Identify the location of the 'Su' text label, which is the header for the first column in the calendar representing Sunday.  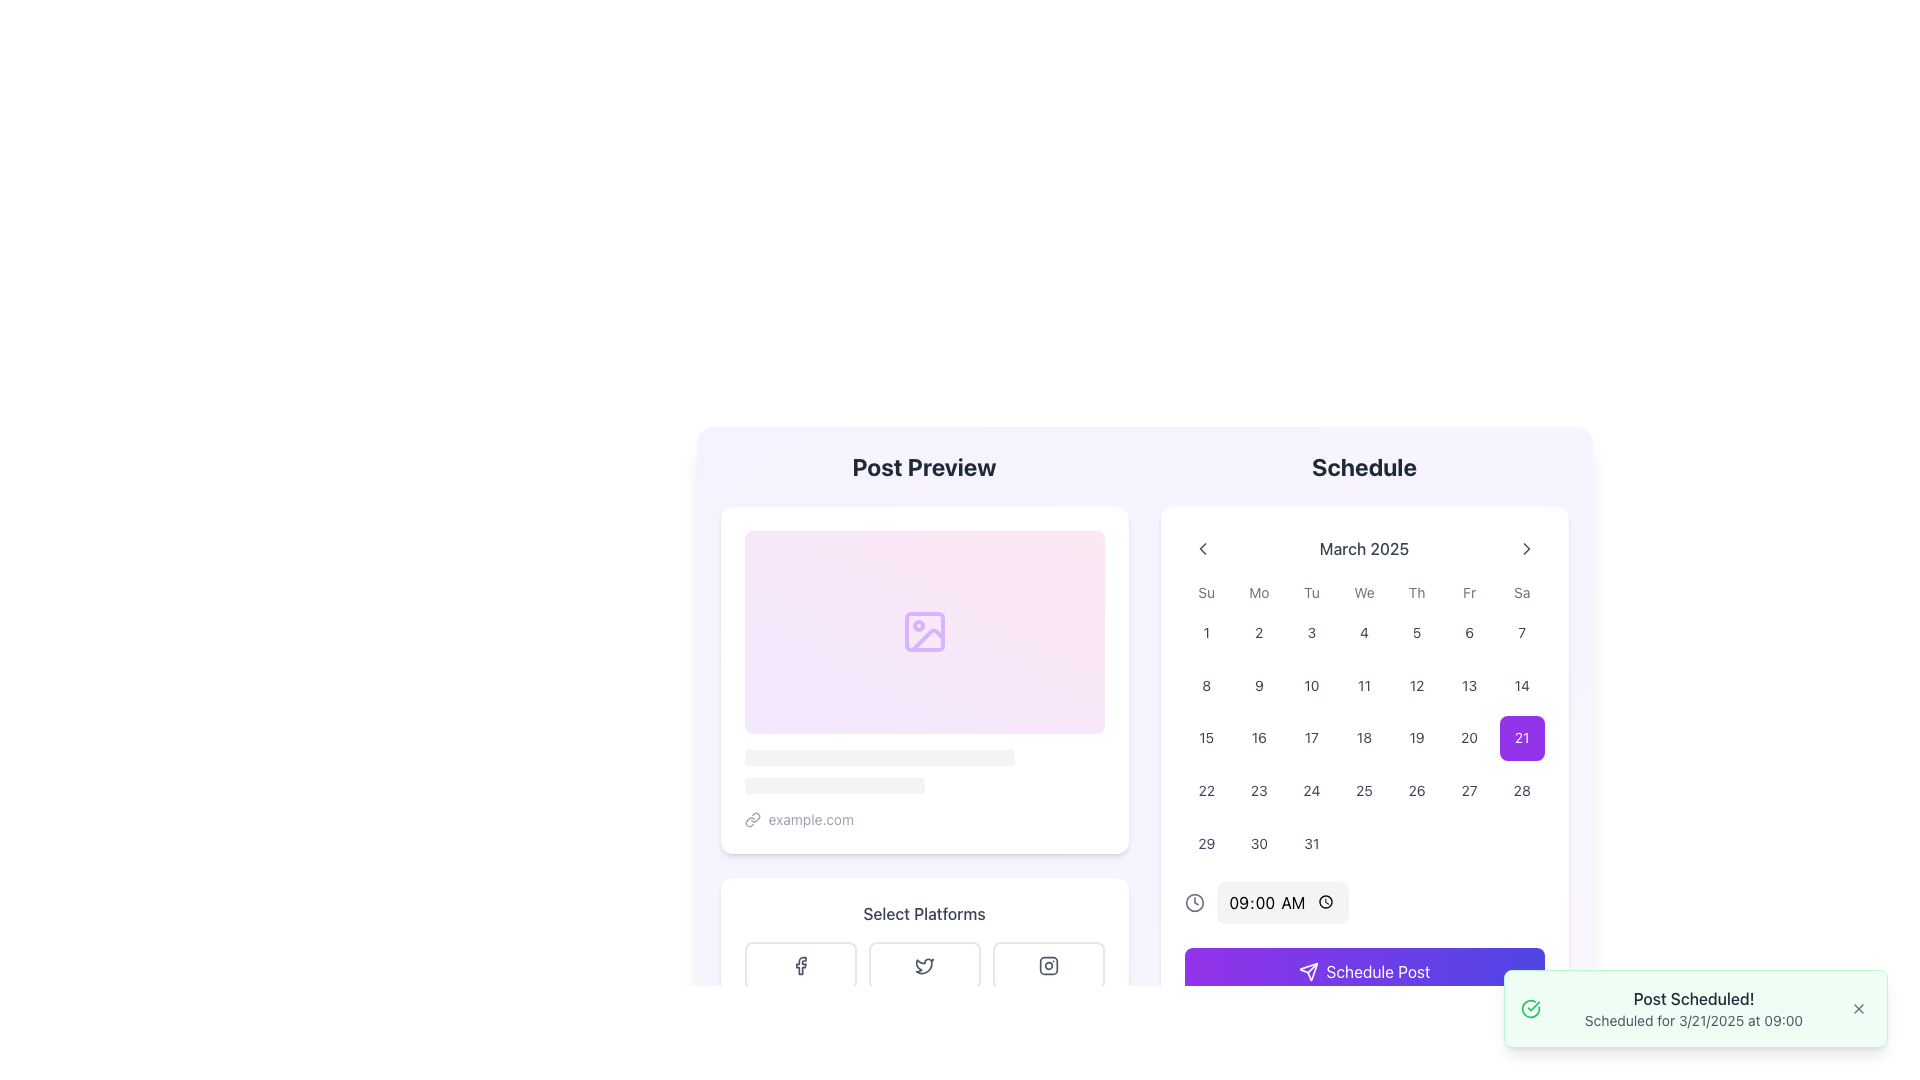
(1205, 592).